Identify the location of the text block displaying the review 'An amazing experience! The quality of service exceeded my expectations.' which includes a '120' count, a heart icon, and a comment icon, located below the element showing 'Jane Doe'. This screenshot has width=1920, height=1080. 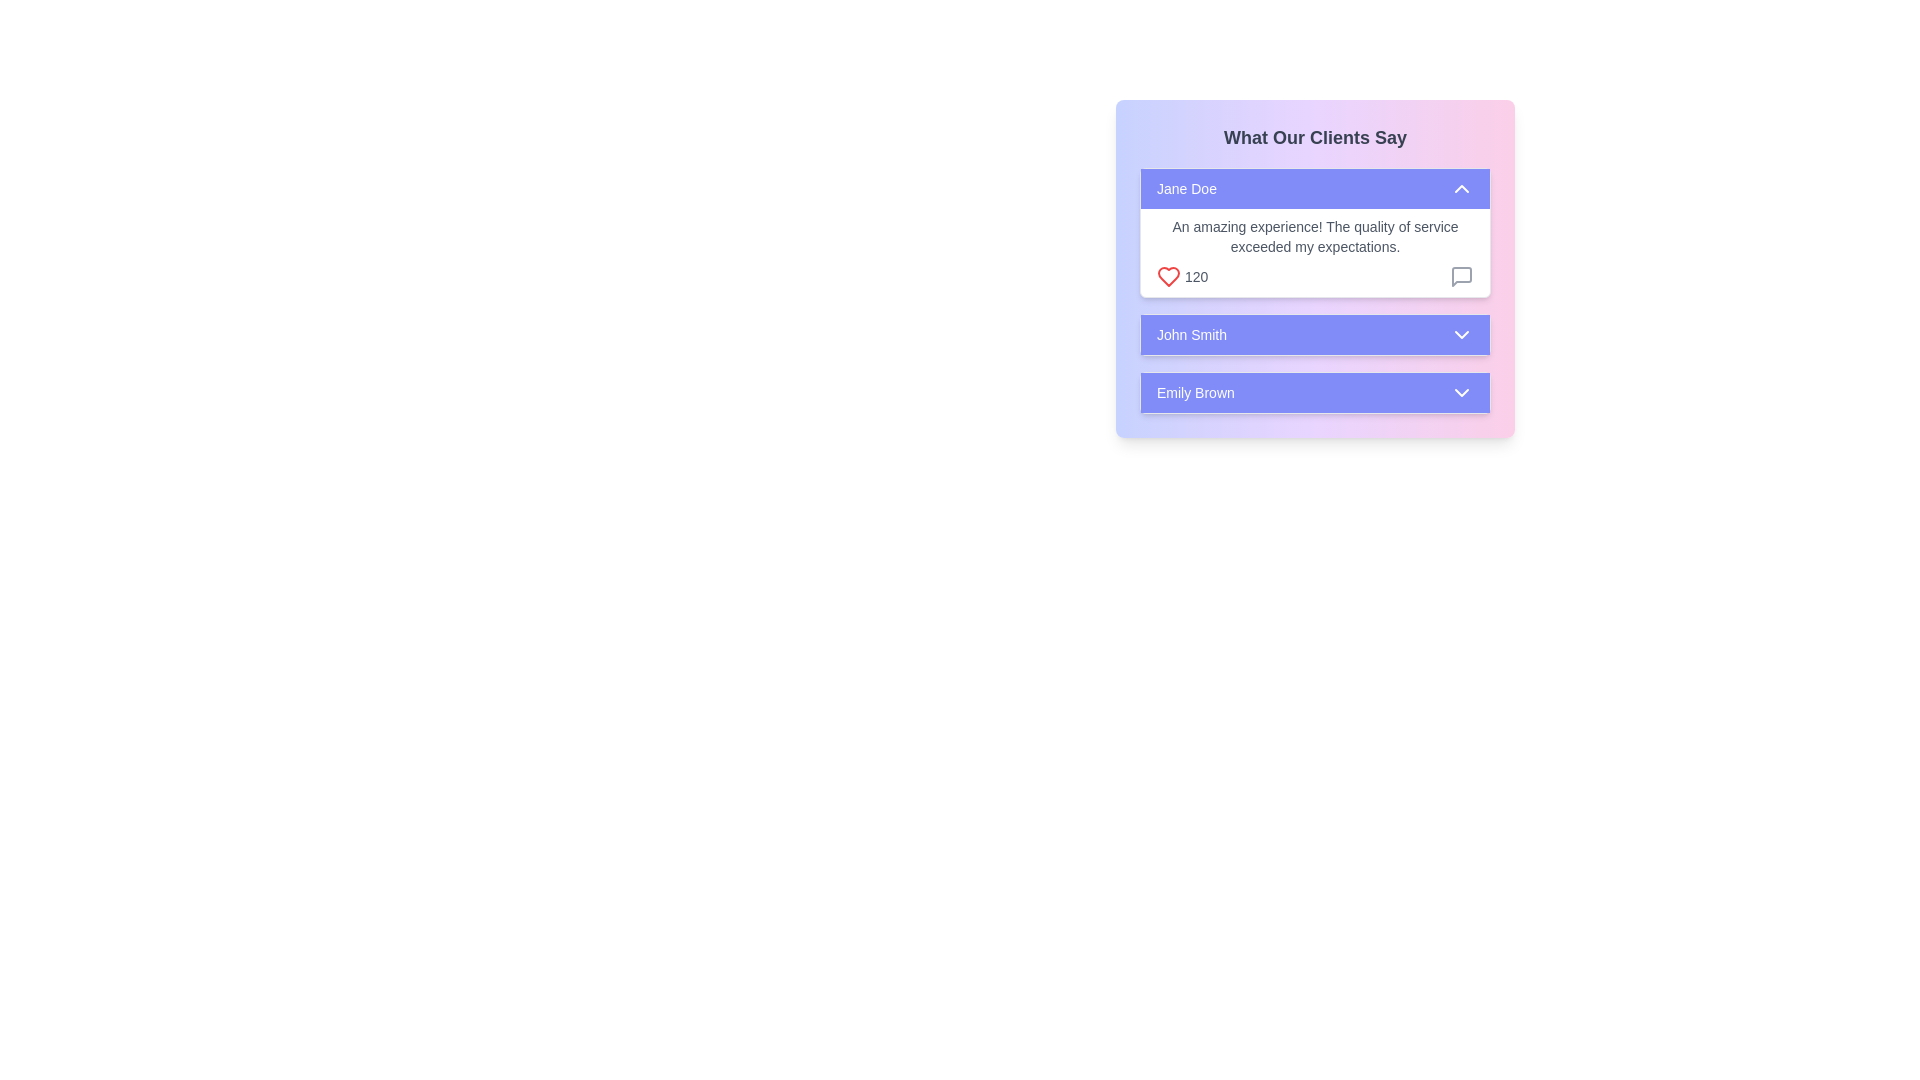
(1315, 252).